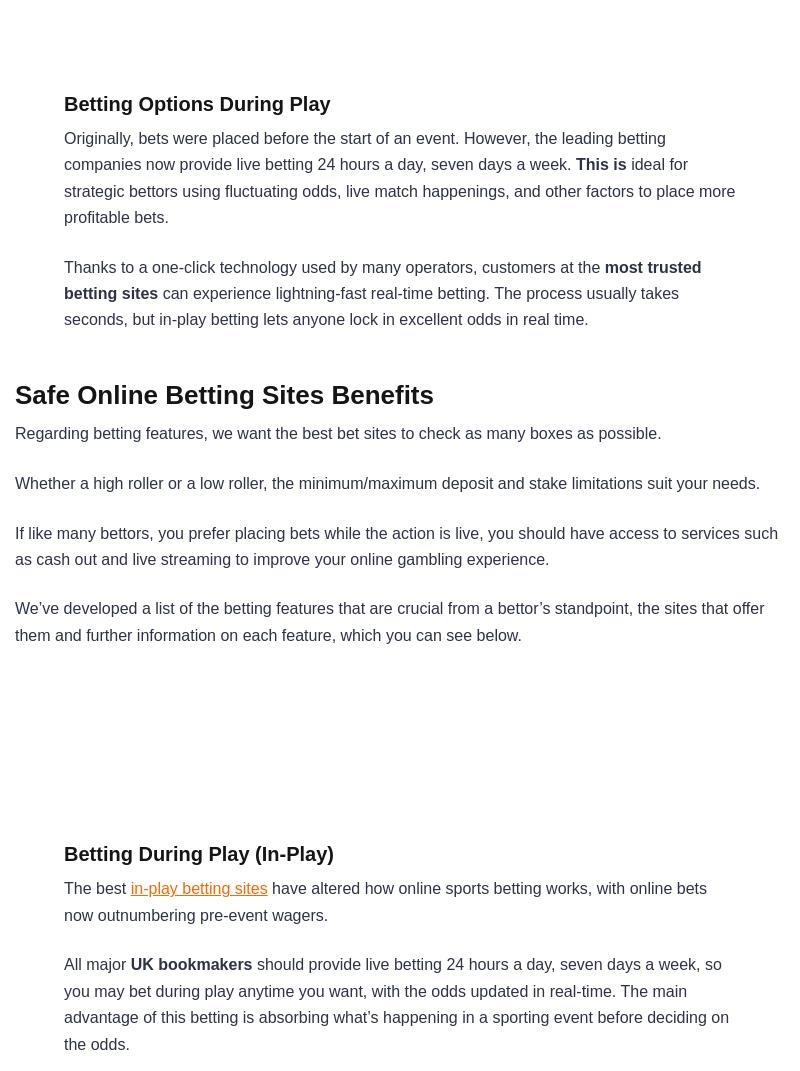  Describe the element at coordinates (195, 103) in the screenshot. I see `'Betting Options During Play'` at that location.